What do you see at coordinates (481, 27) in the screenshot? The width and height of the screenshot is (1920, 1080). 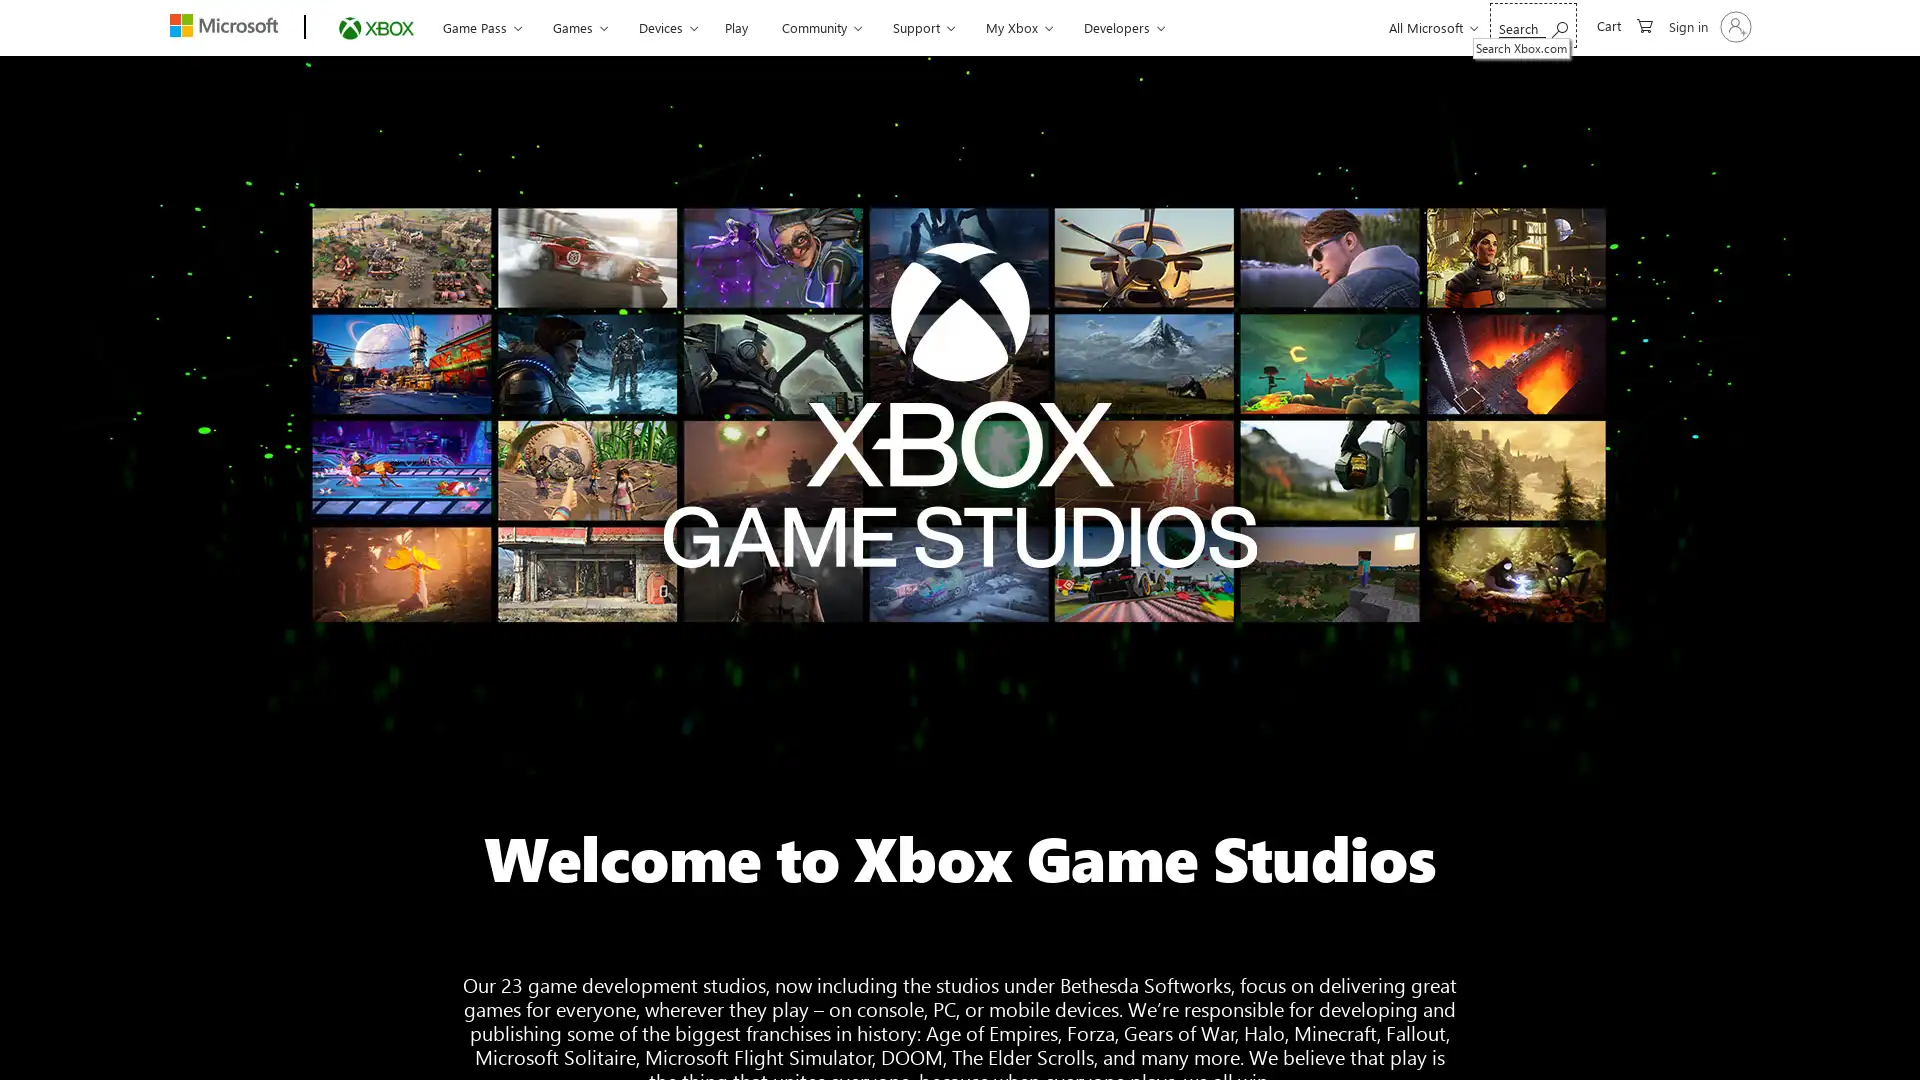 I see `Game Pass` at bounding box center [481, 27].